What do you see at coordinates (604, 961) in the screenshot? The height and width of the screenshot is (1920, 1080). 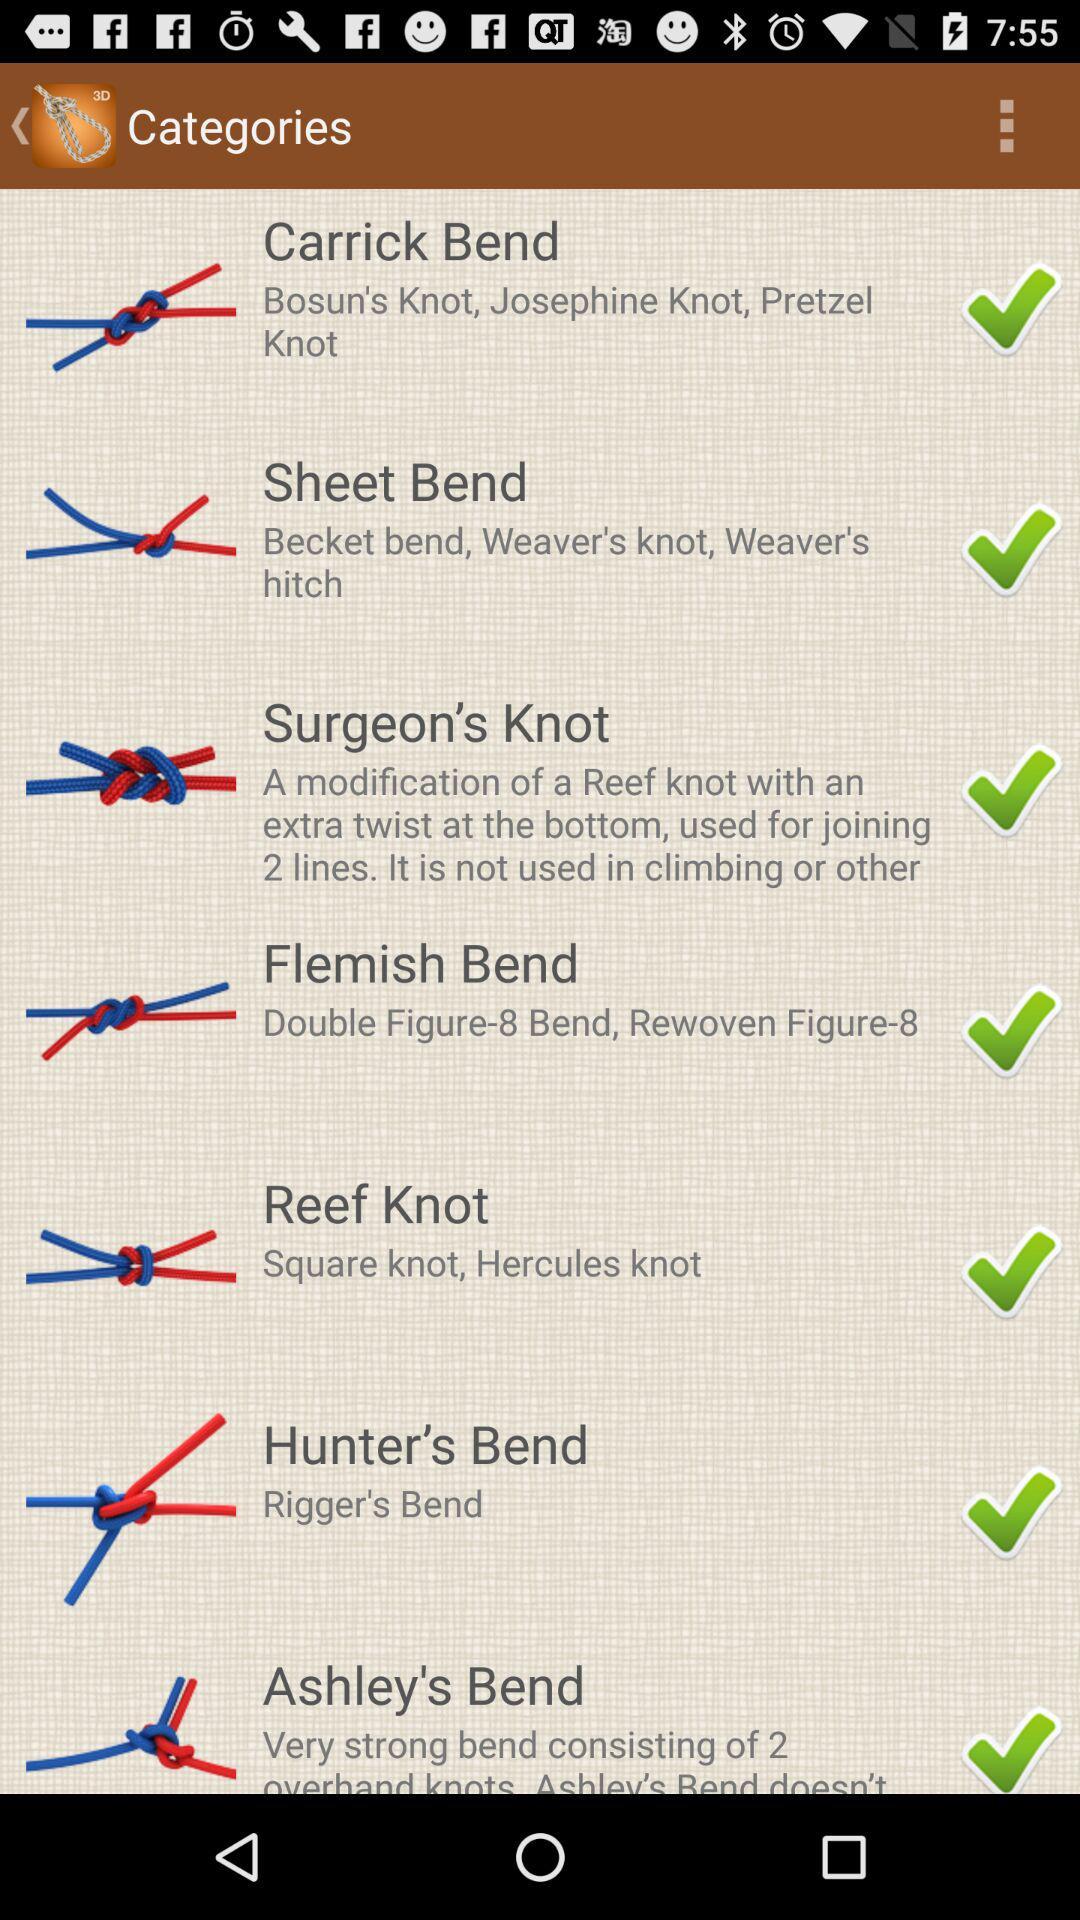 I see `the item above the double figure 8` at bounding box center [604, 961].